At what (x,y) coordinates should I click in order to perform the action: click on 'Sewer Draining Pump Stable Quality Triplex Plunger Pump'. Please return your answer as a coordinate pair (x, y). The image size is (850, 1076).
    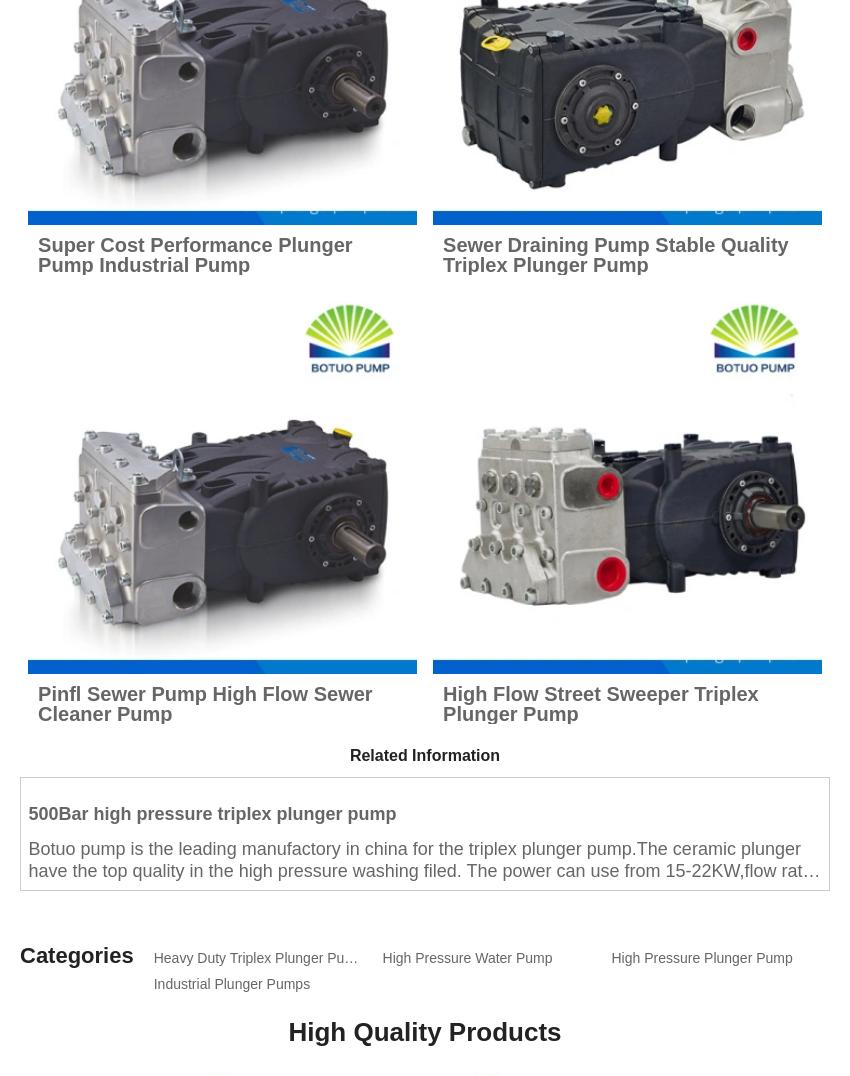
    Looking at the image, I should click on (614, 254).